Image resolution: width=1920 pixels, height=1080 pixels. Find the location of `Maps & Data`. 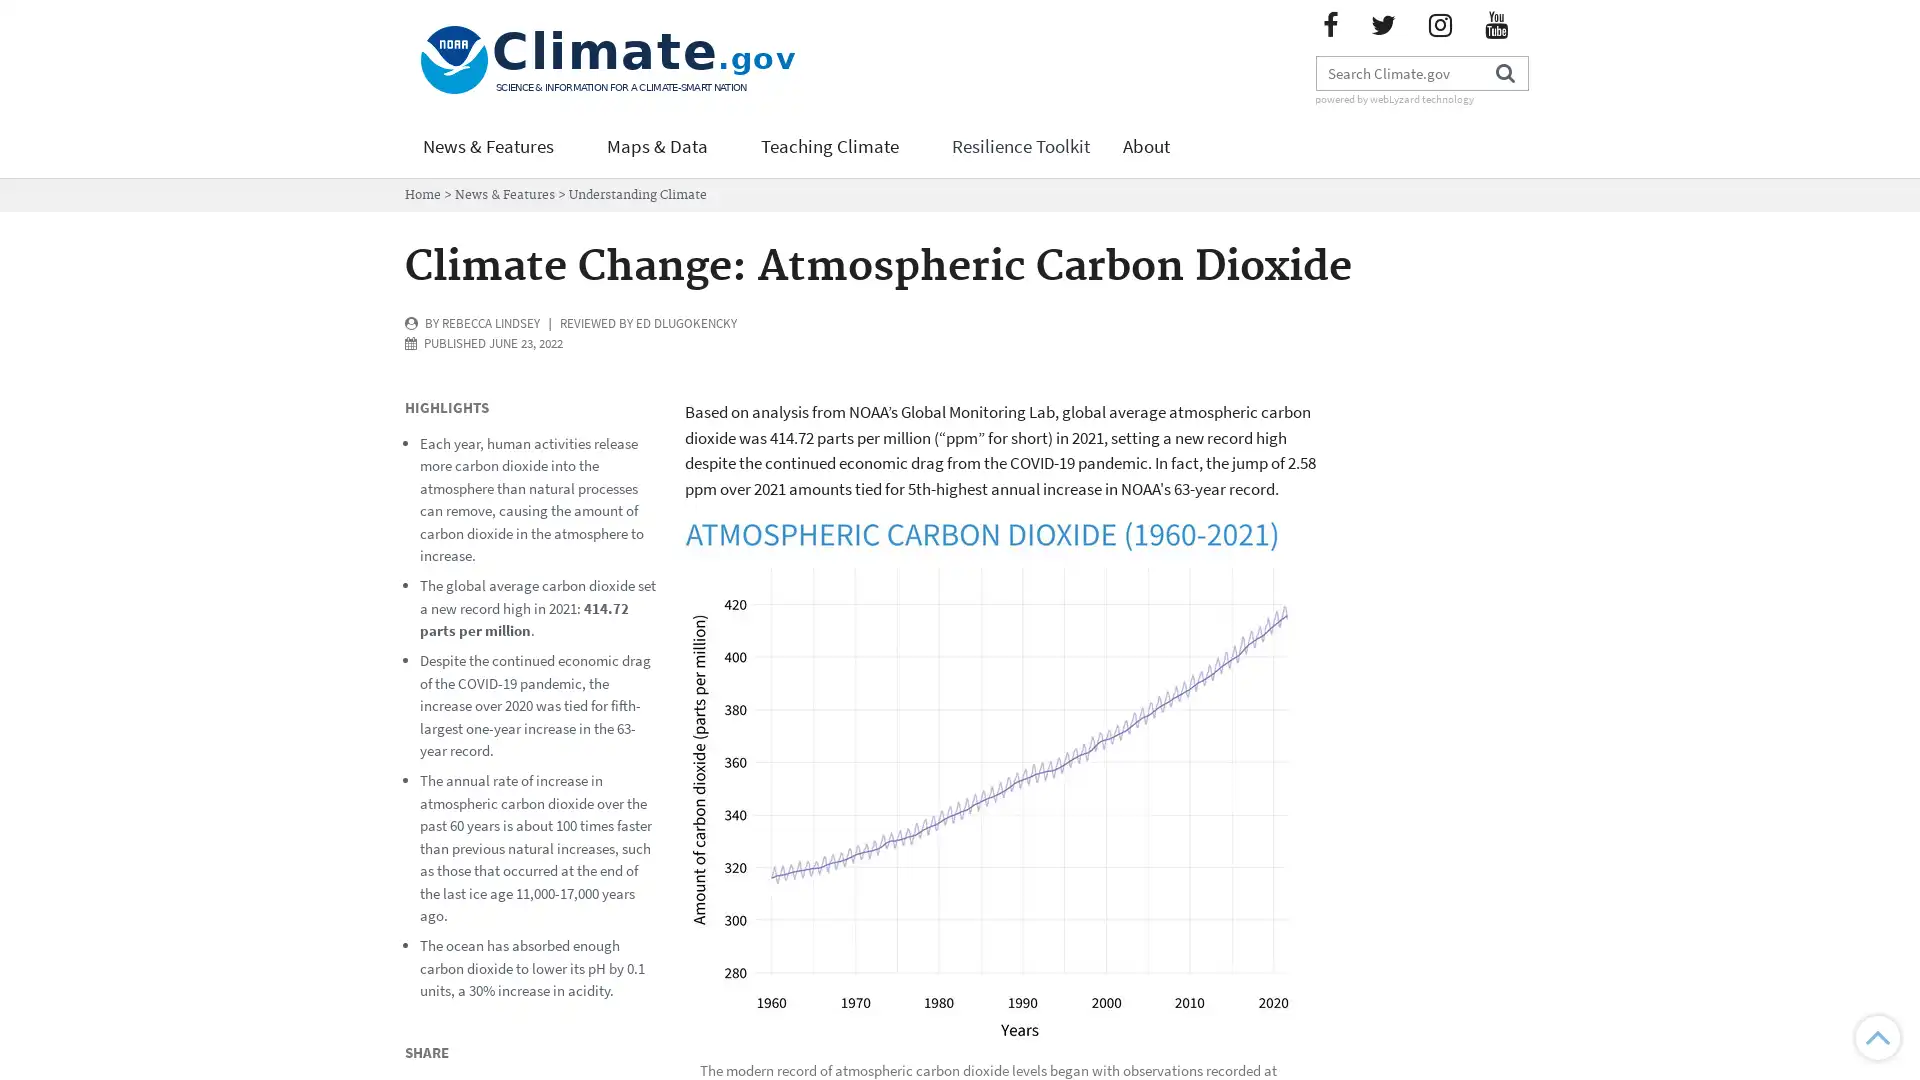

Maps & Data is located at coordinates (667, 146).